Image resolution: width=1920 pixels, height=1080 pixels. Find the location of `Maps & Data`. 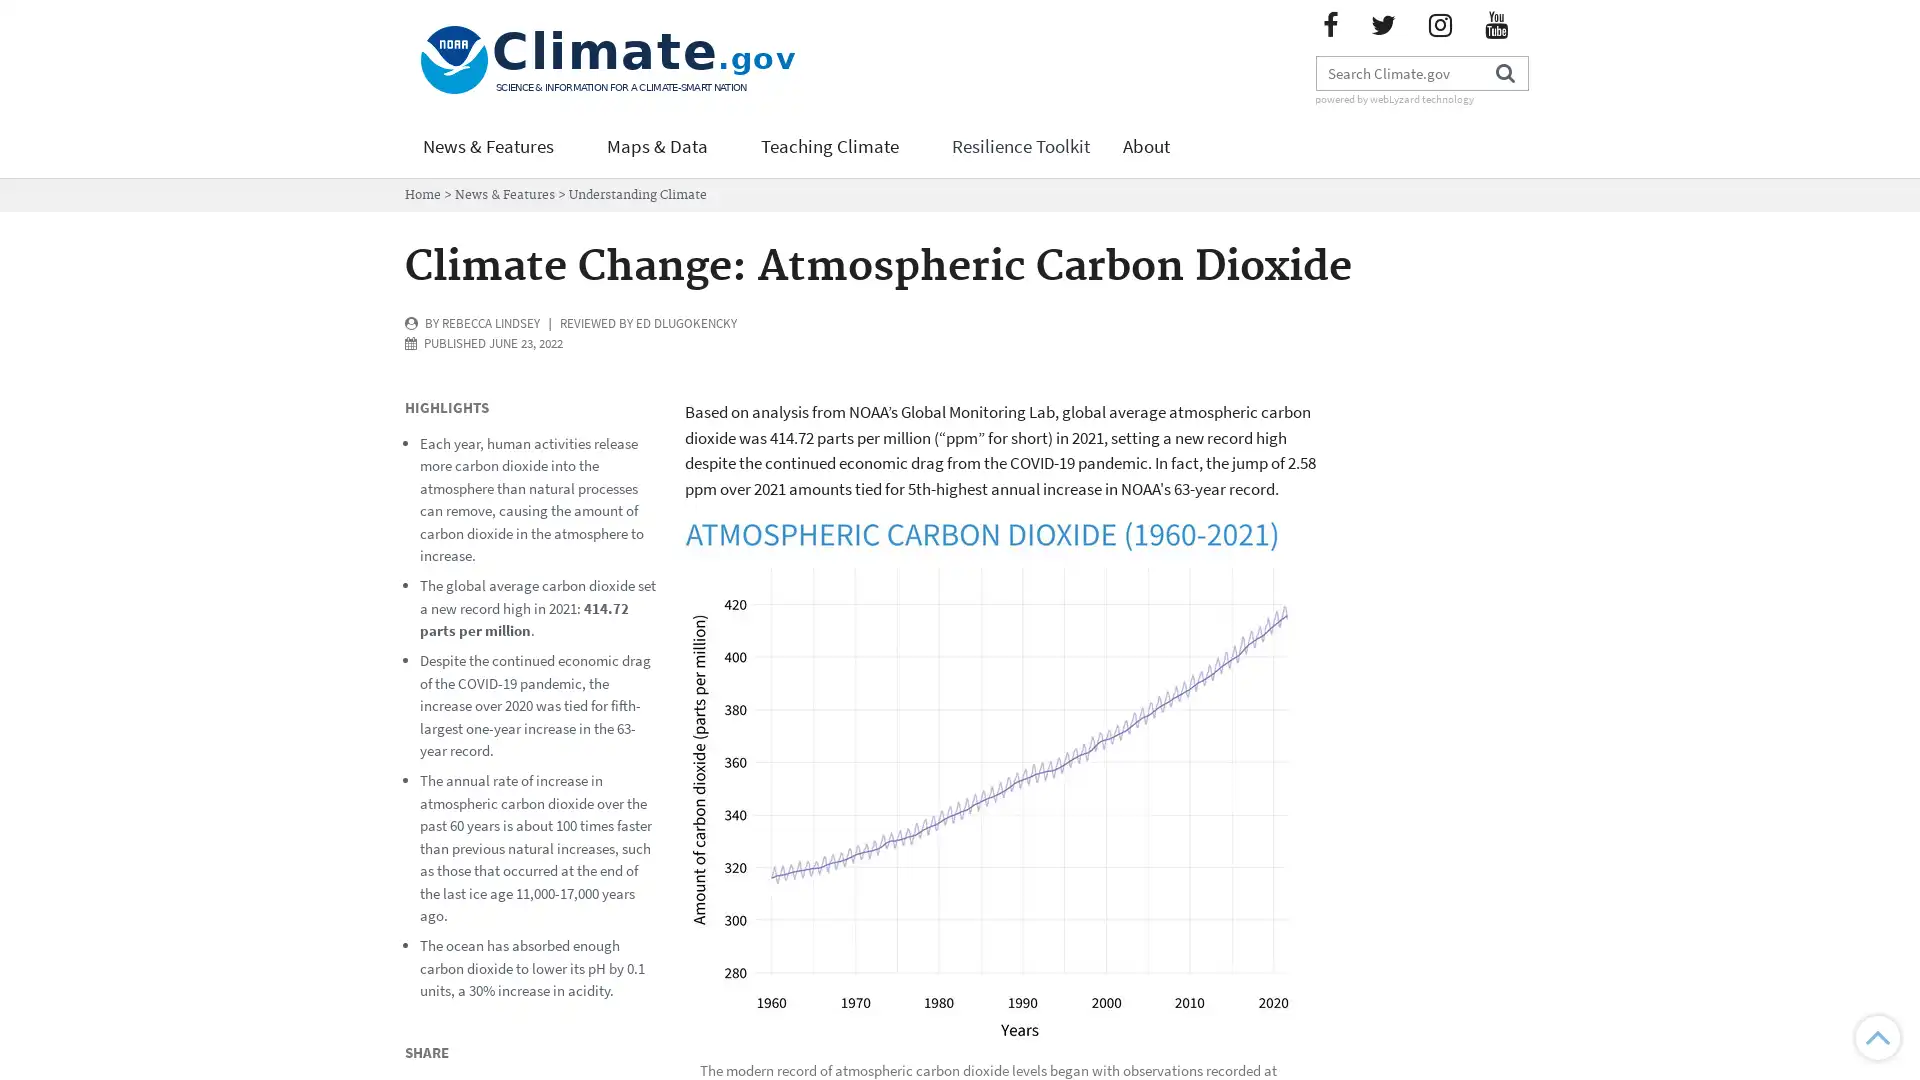

Maps & Data is located at coordinates (667, 146).